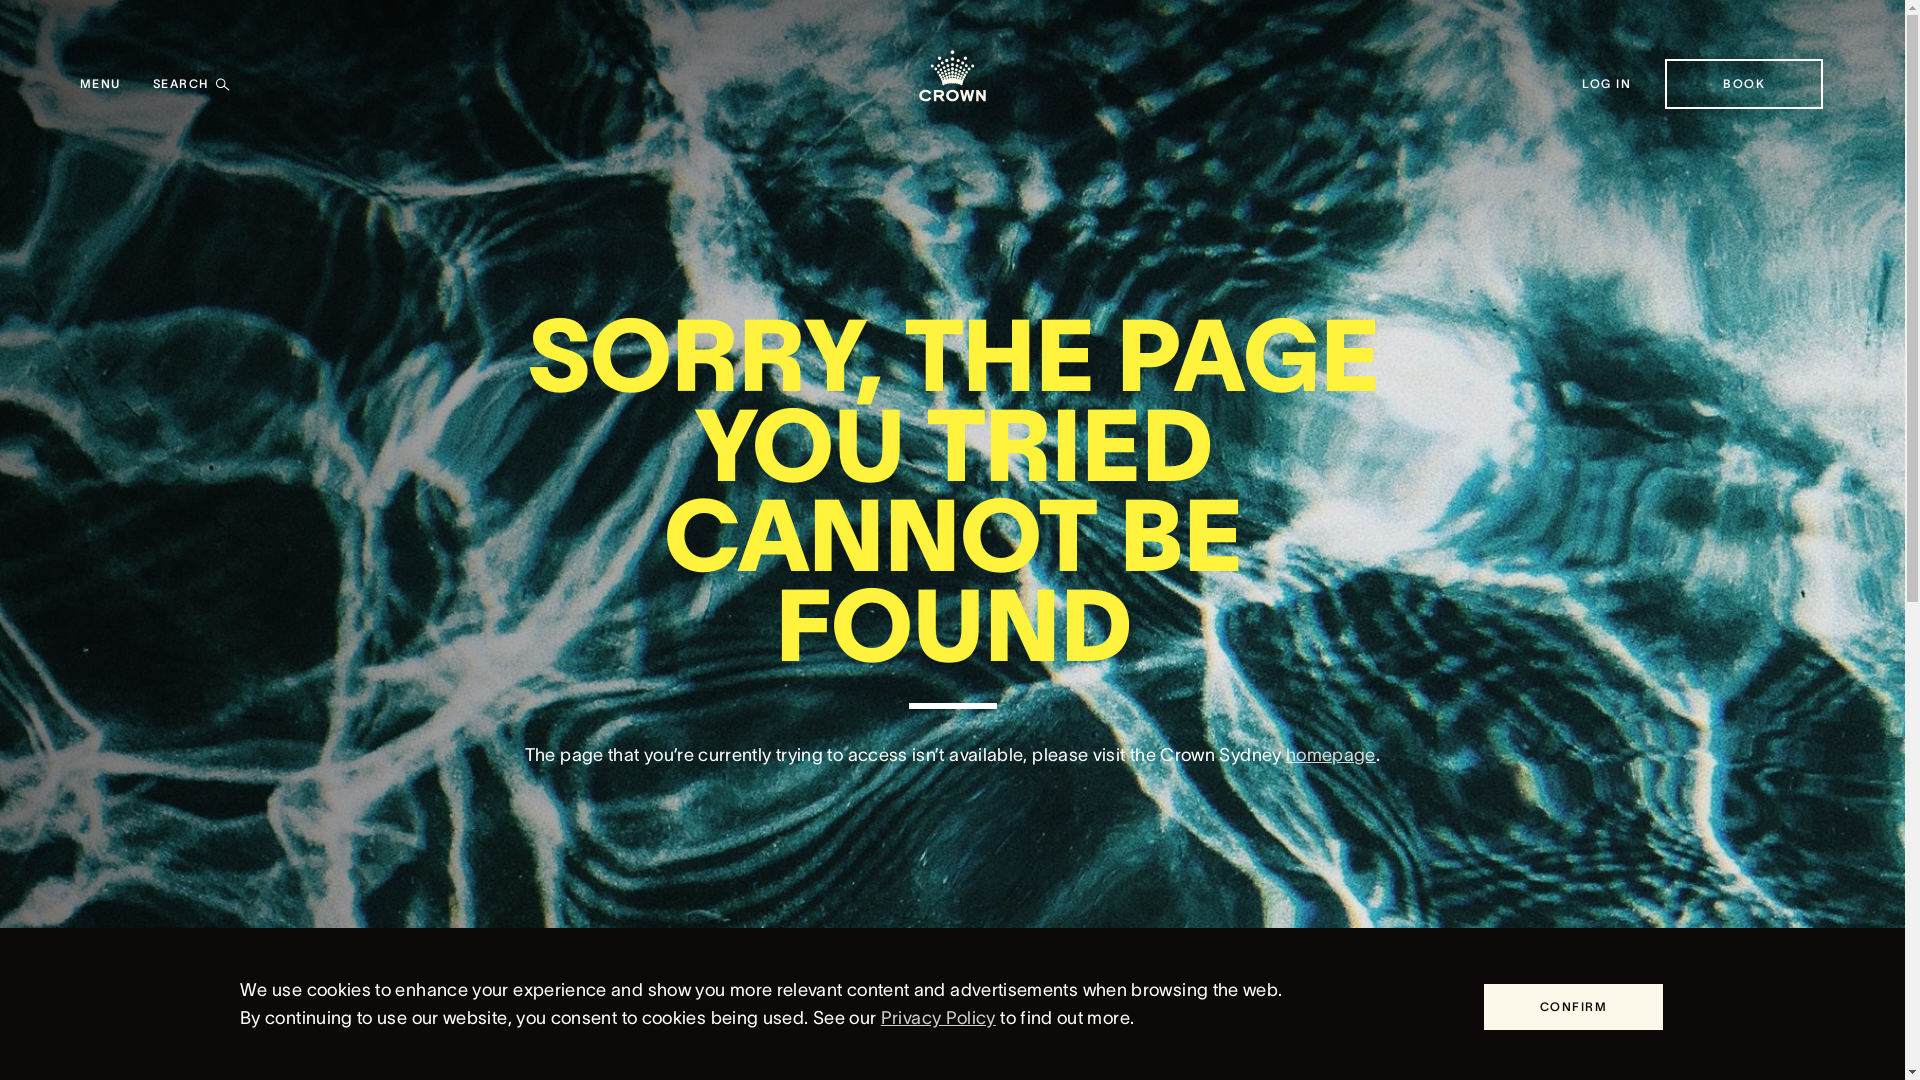 This screenshot has height=1080, width=1920. What do you see at coordinates (1330, 755) in the screenshot?
I see `'homepage'` at bounding box center [1330, 755].